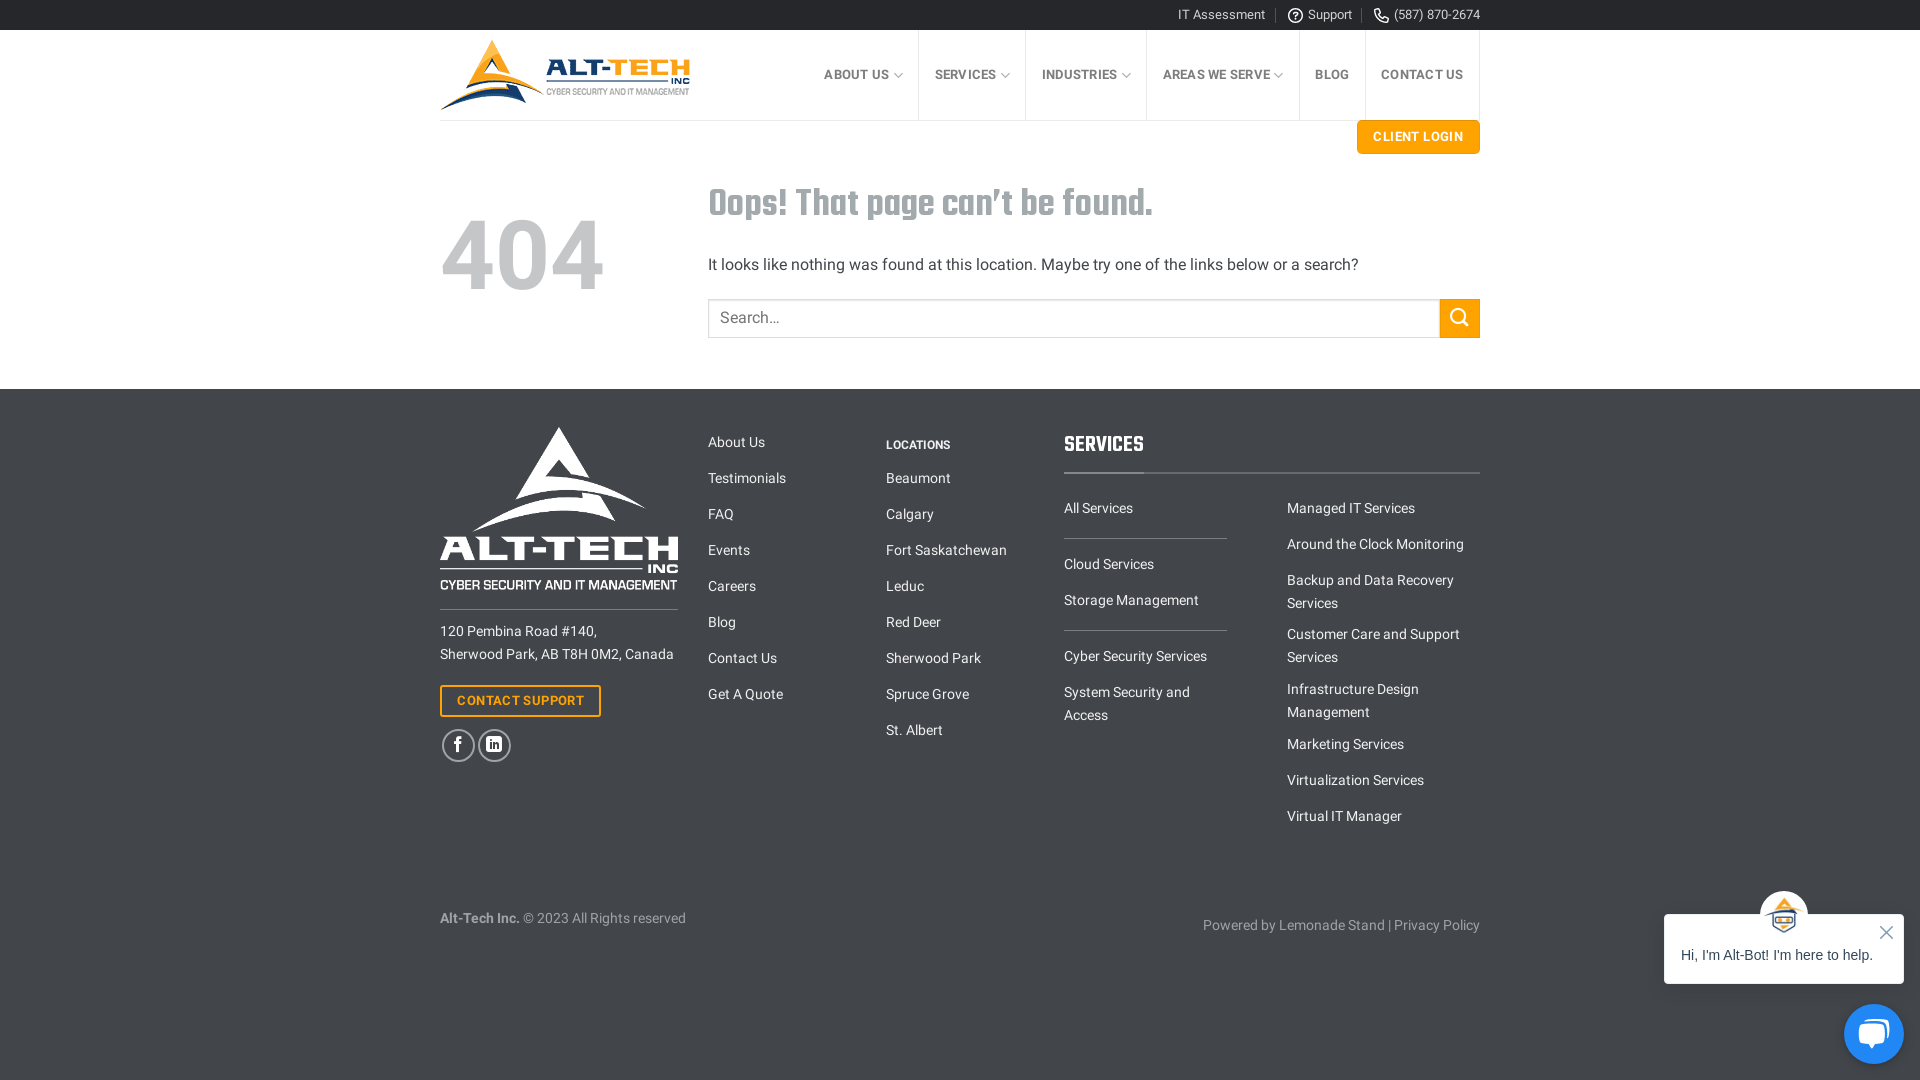 This screenshot has width=1920, height=1080. I want to click on 'Events', so click(781, 552).